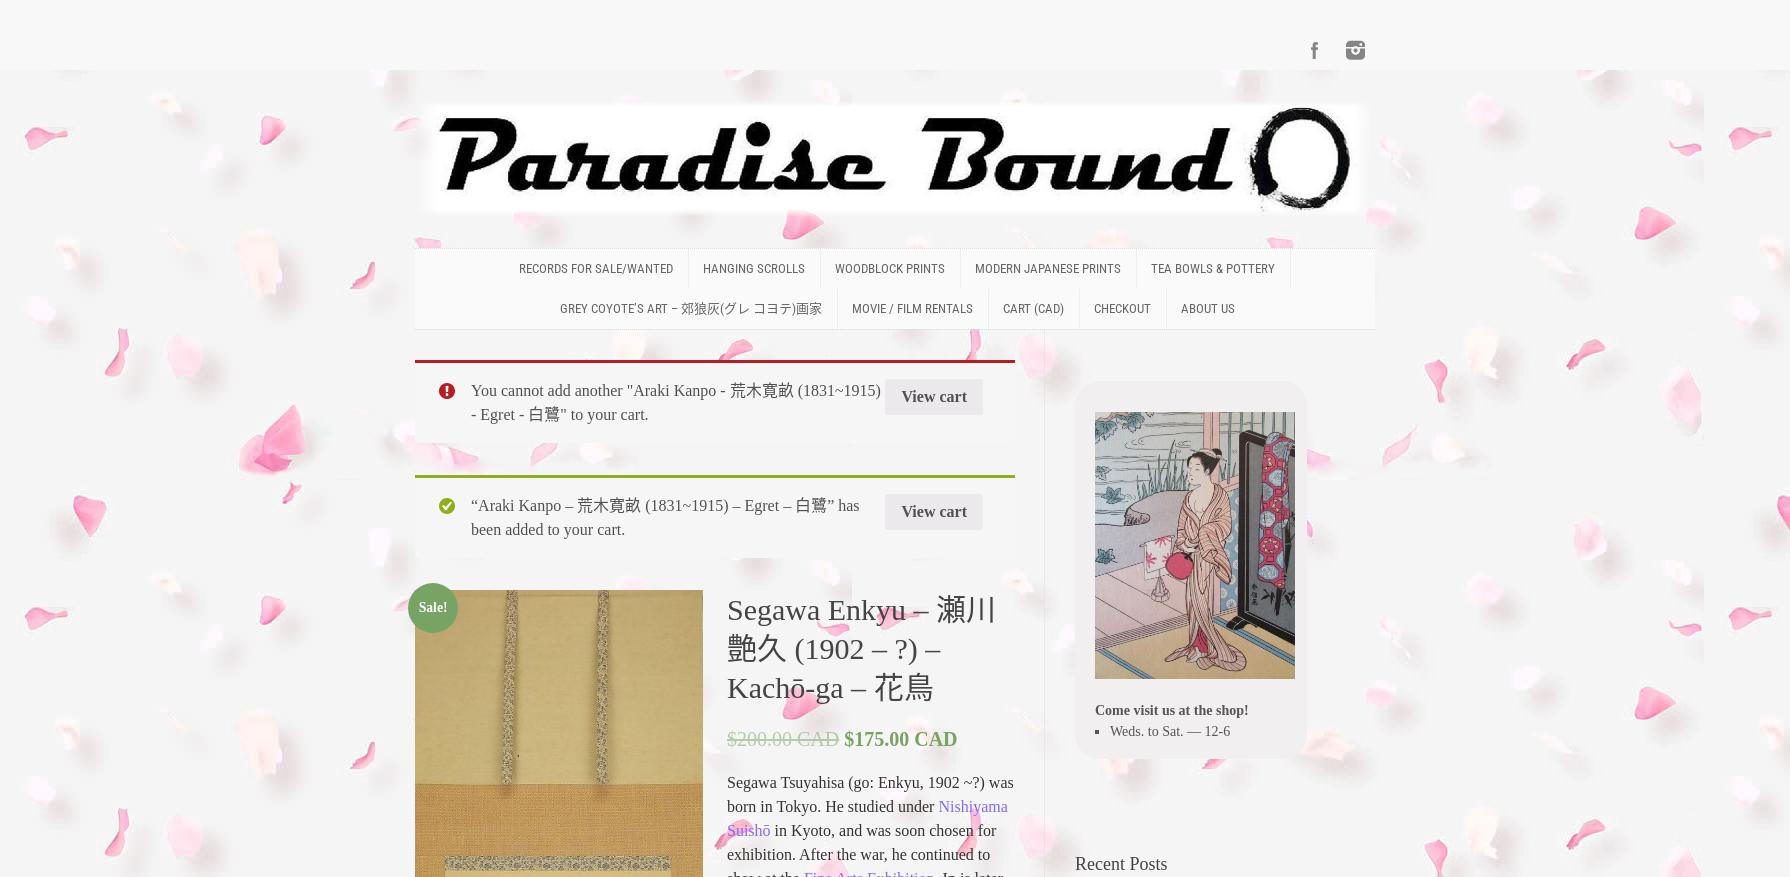 The width and height of the screenshot is (1790, 877). What do you see at coordinates (786, 738) in the screenshot?
I see `'200.00 CAD'` at bounding box center [786, 738].